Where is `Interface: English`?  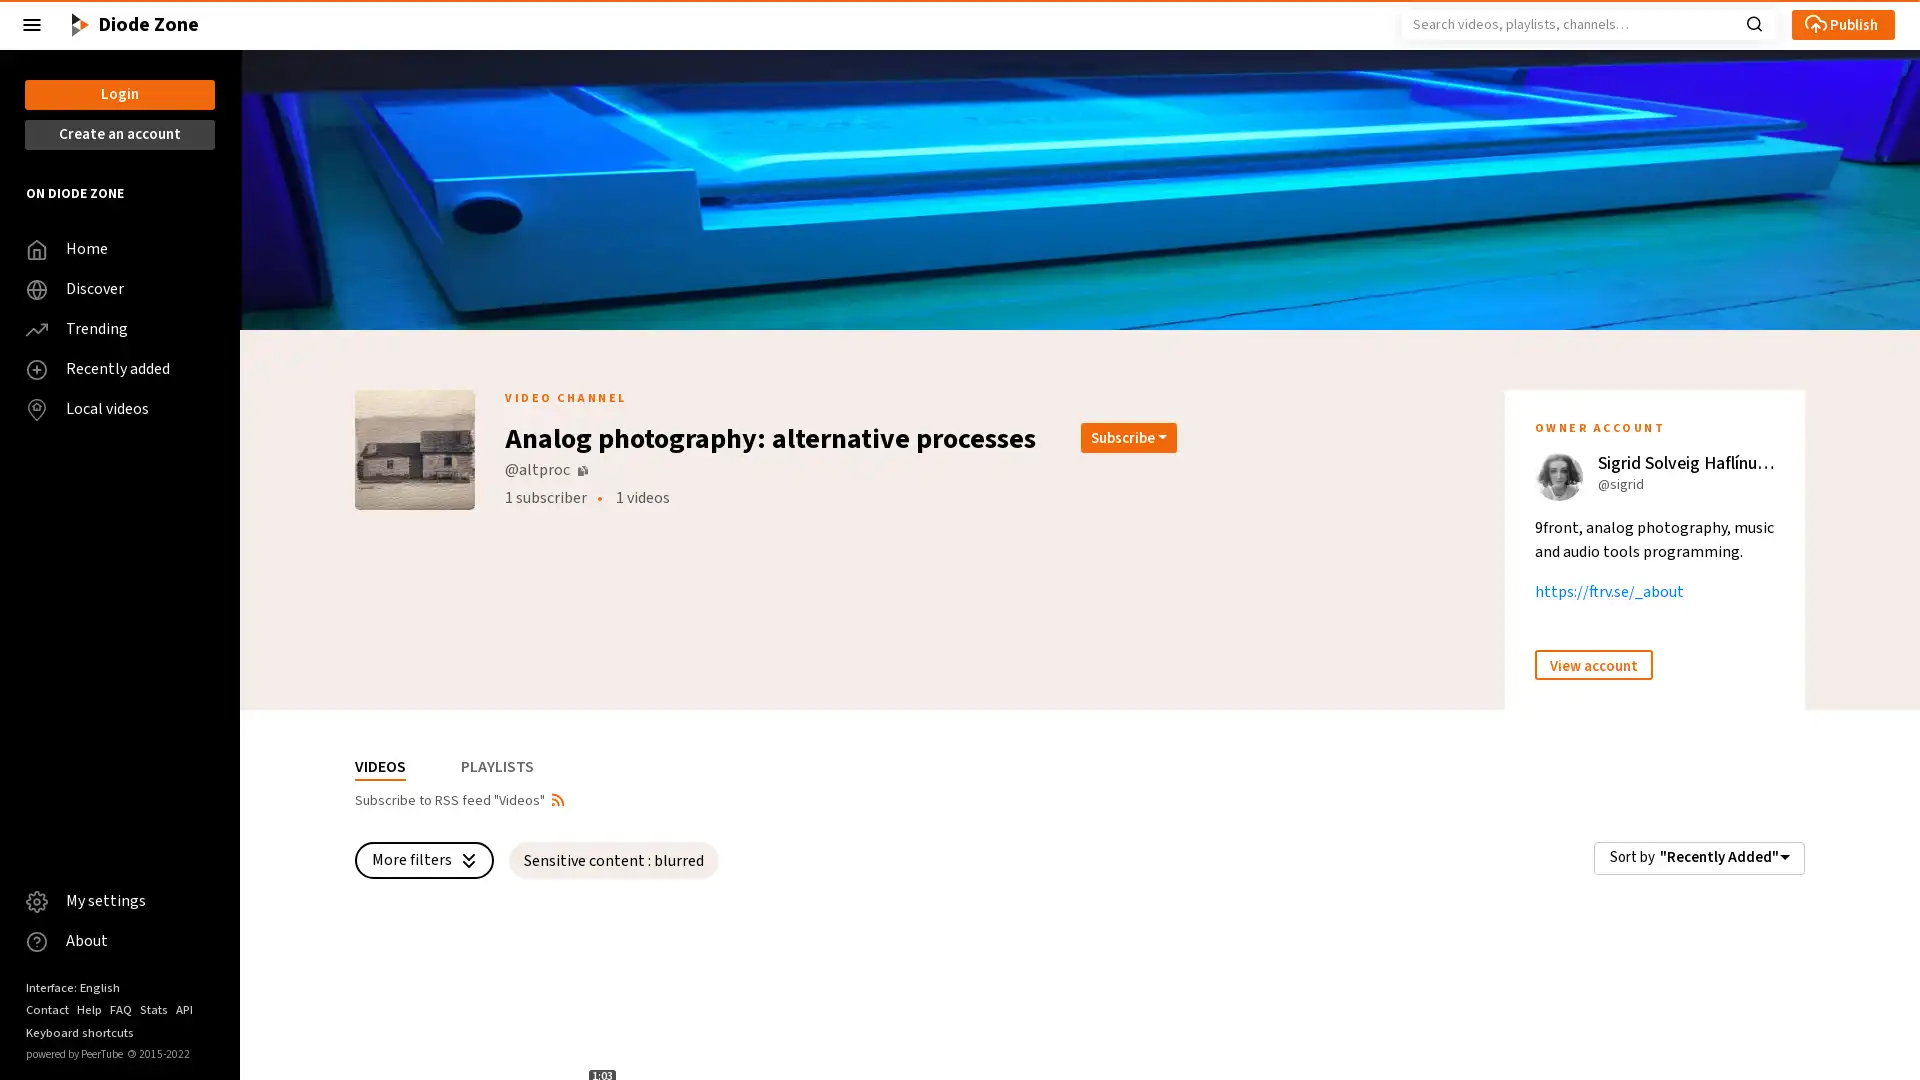
Interface: English is located at coordinates (72, 986).